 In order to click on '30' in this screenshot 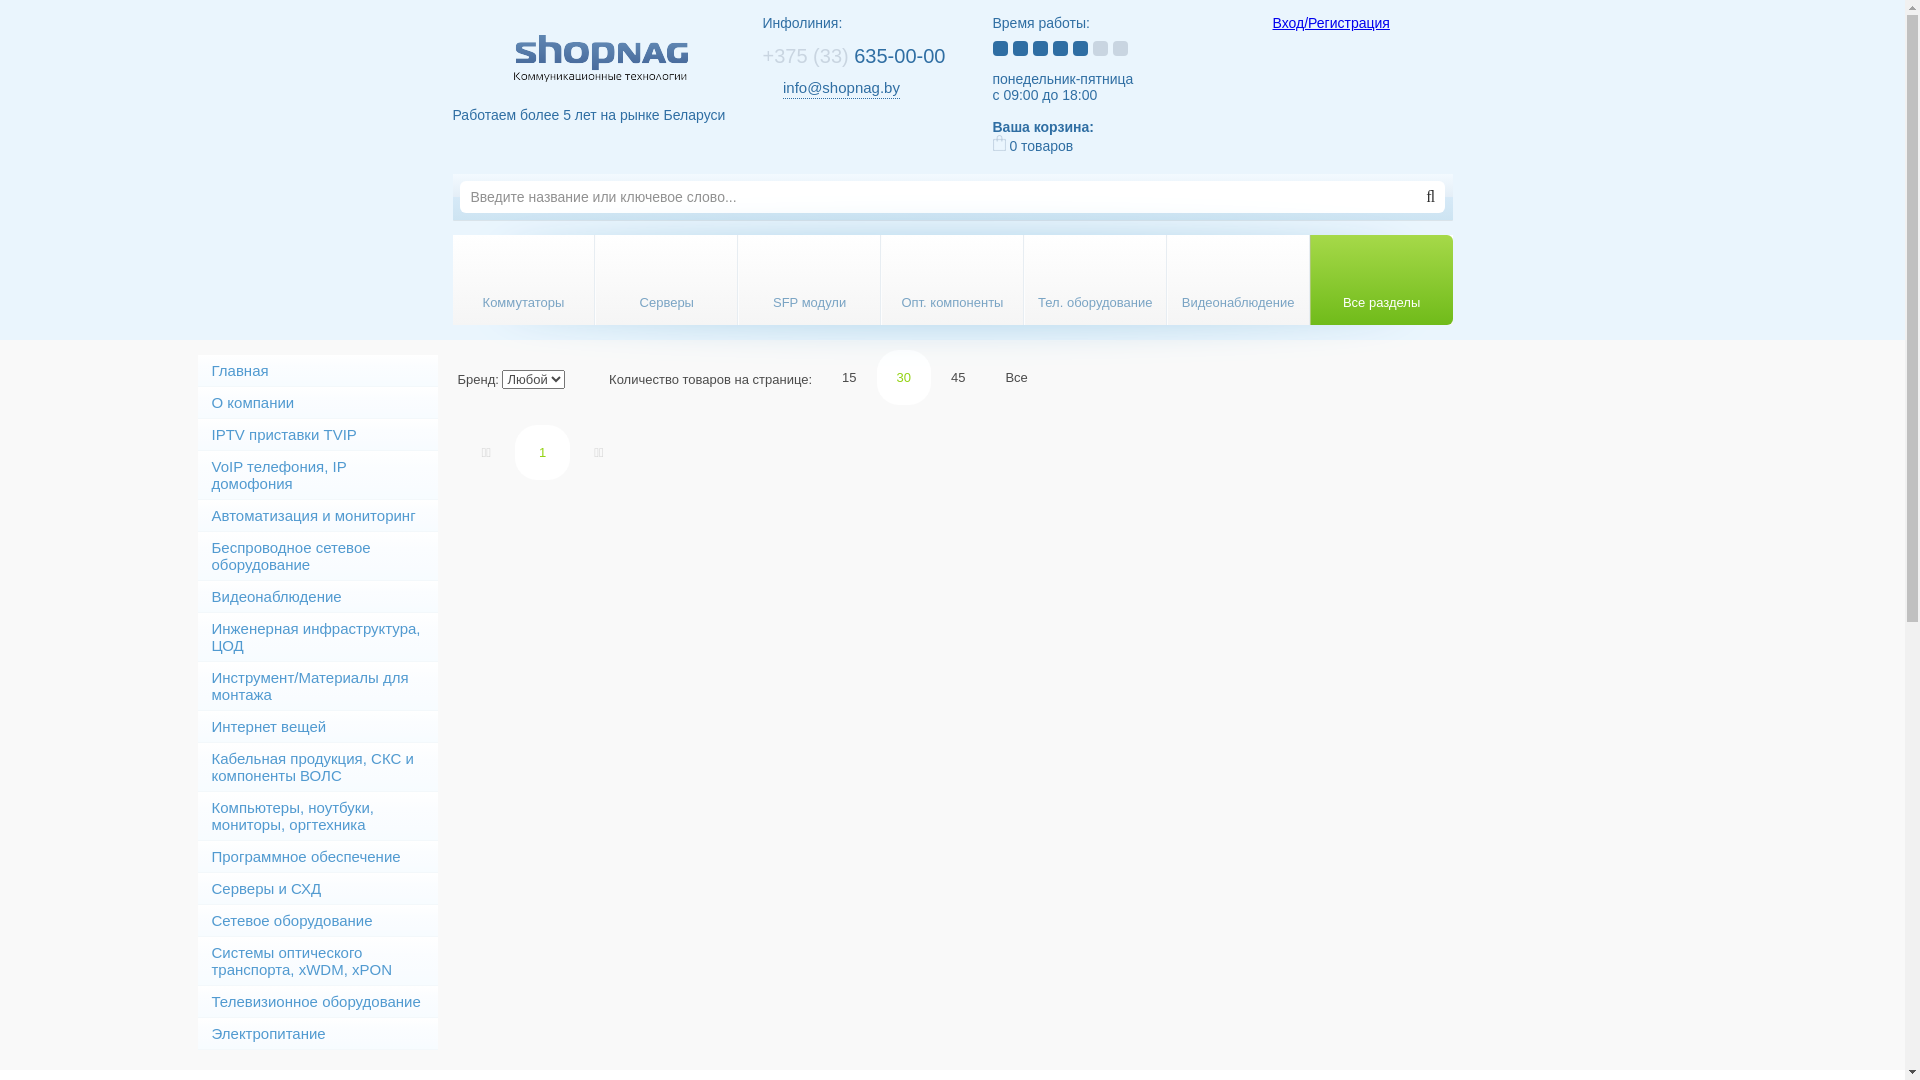, I will do `click(902, 377)`.